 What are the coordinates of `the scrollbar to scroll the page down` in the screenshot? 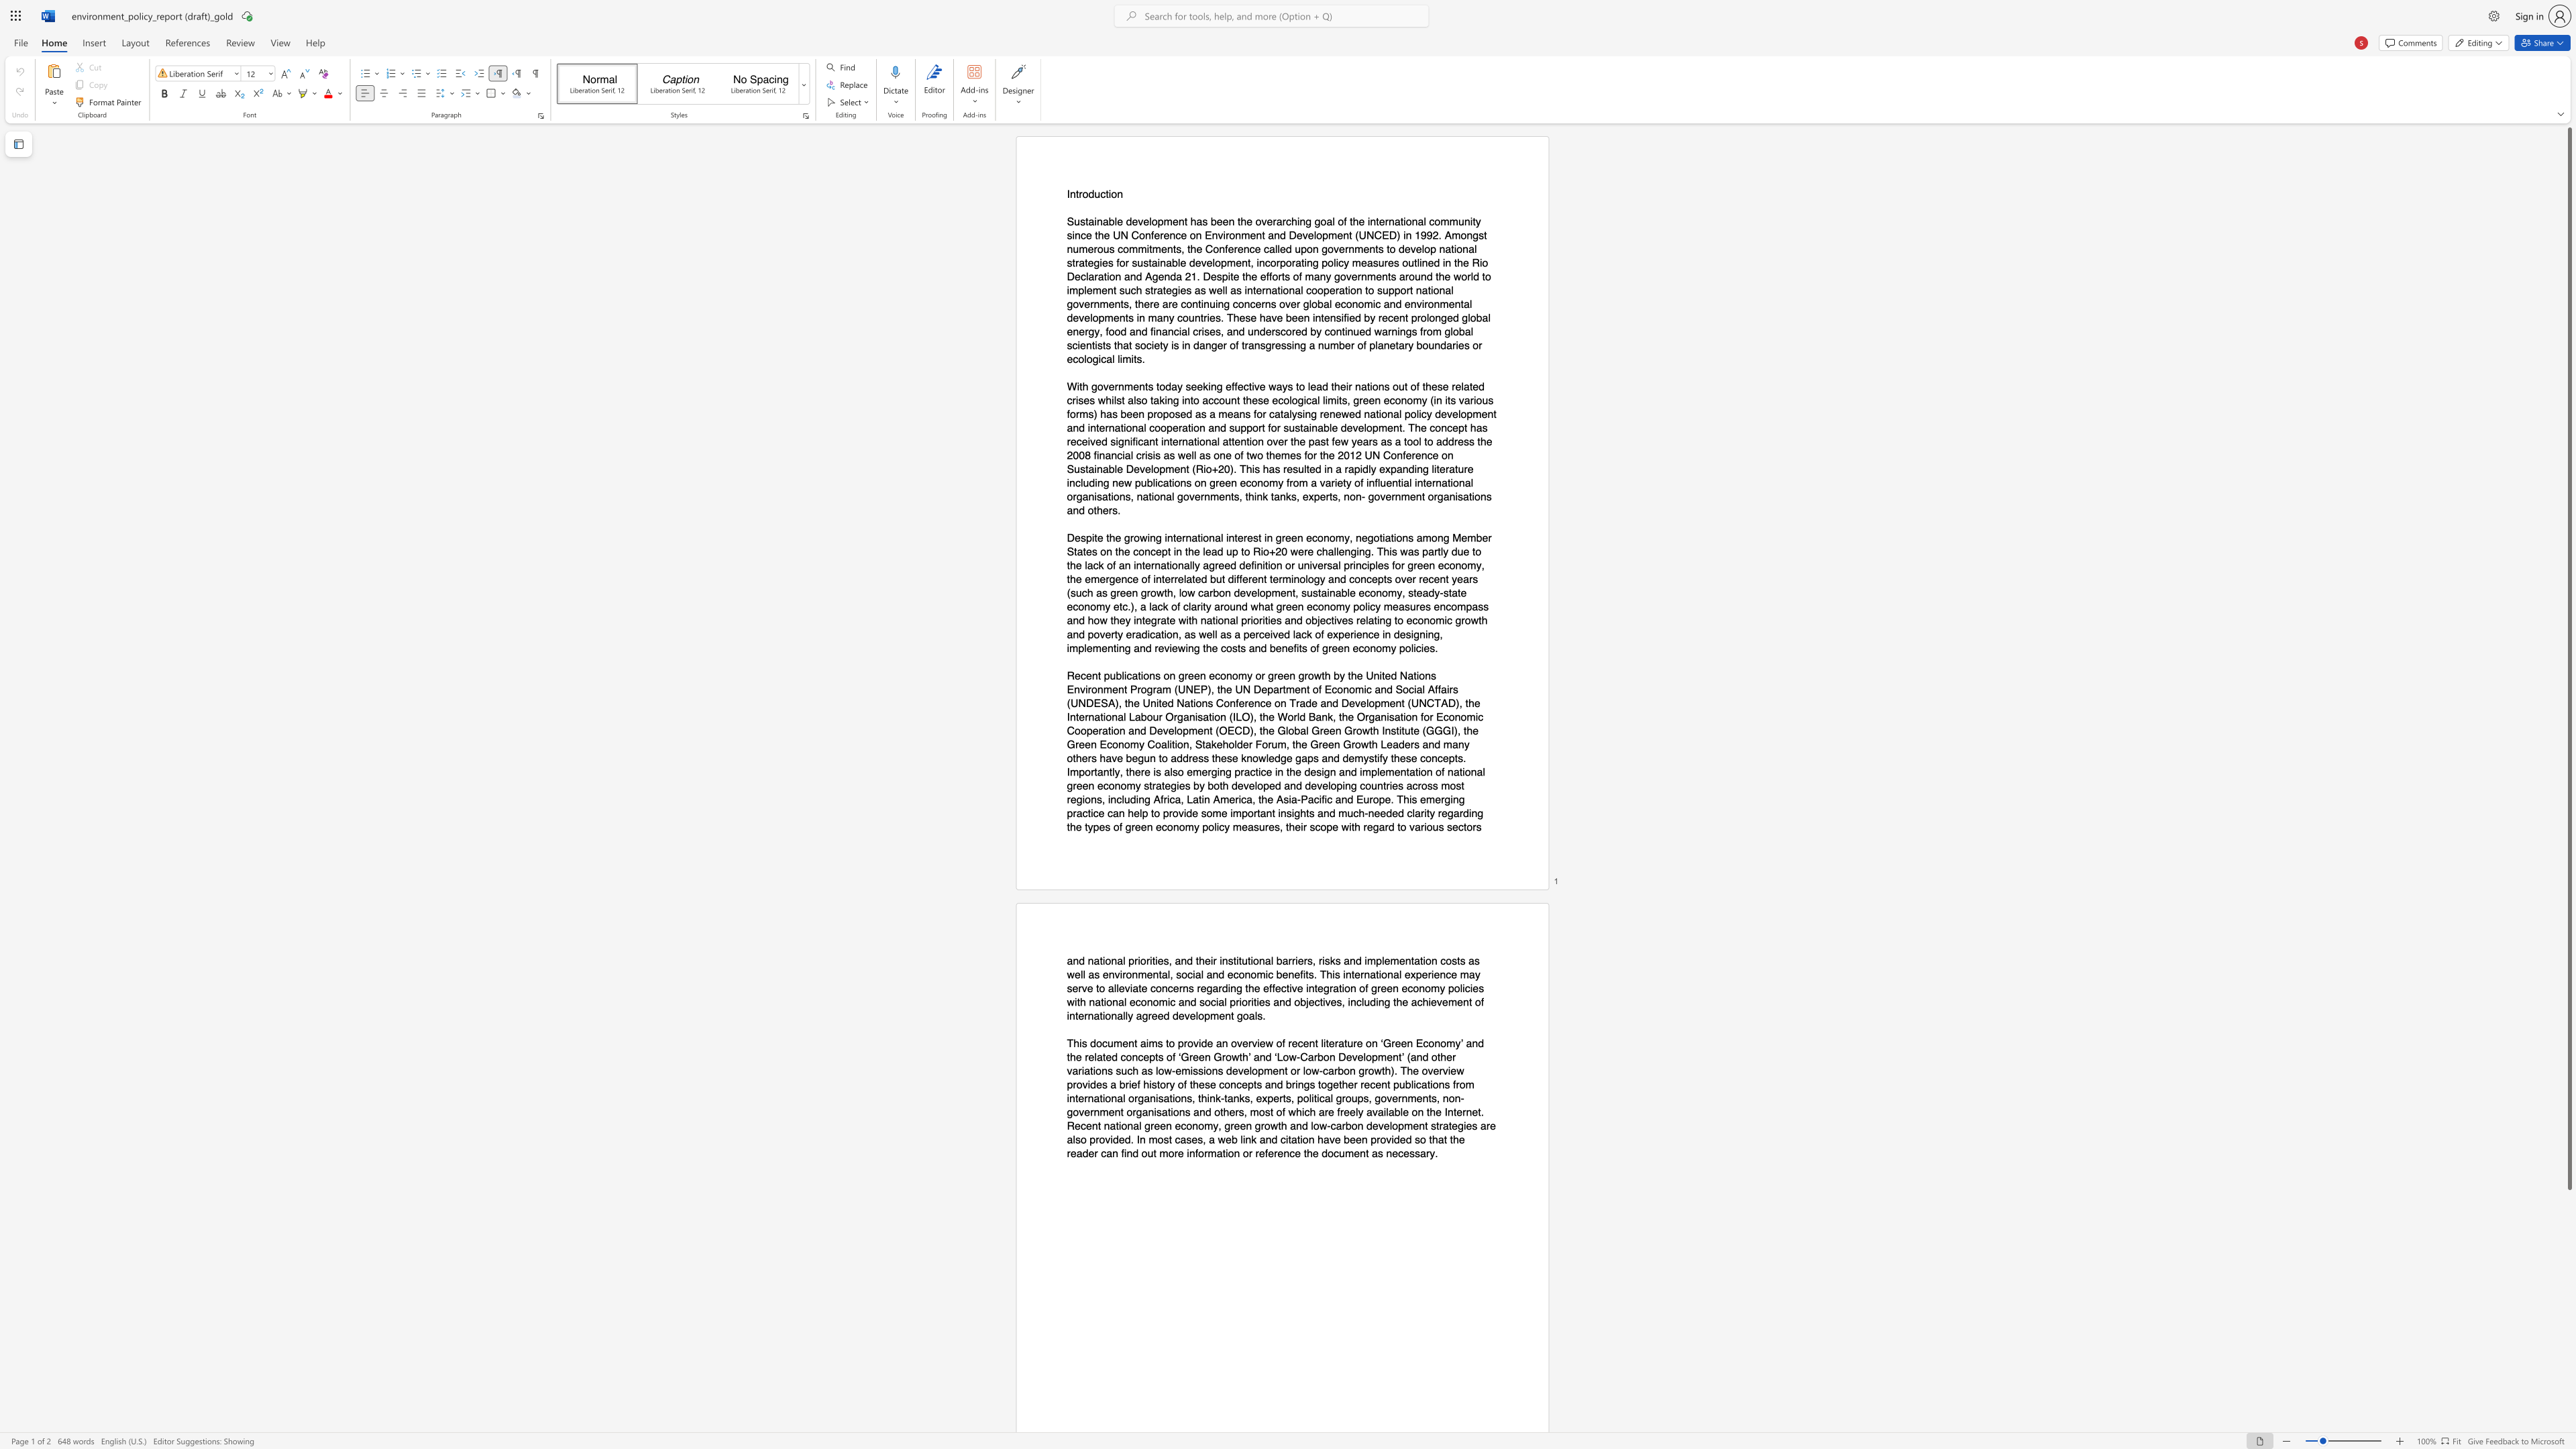 It's located at (2568, 1234).